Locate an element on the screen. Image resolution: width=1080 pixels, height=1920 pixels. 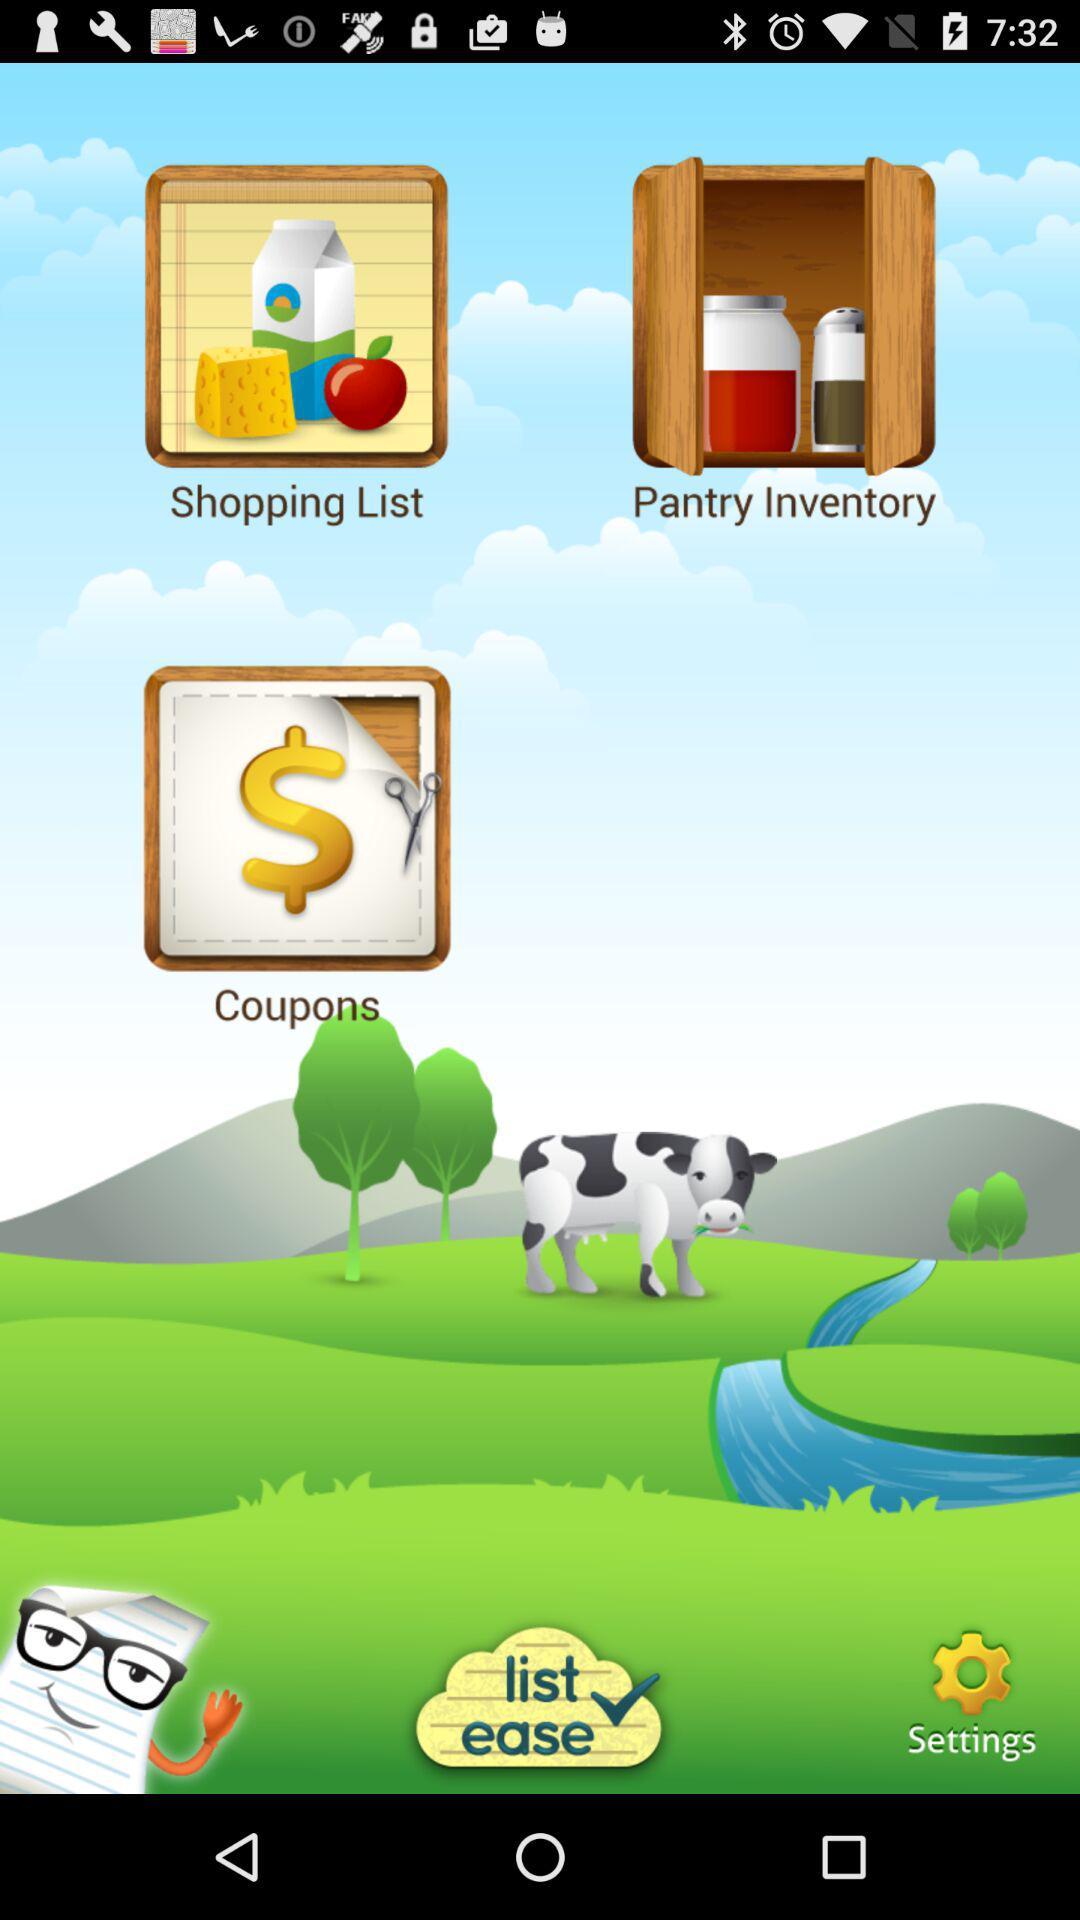
item at the top left corner is located at coordinates (296, 337).